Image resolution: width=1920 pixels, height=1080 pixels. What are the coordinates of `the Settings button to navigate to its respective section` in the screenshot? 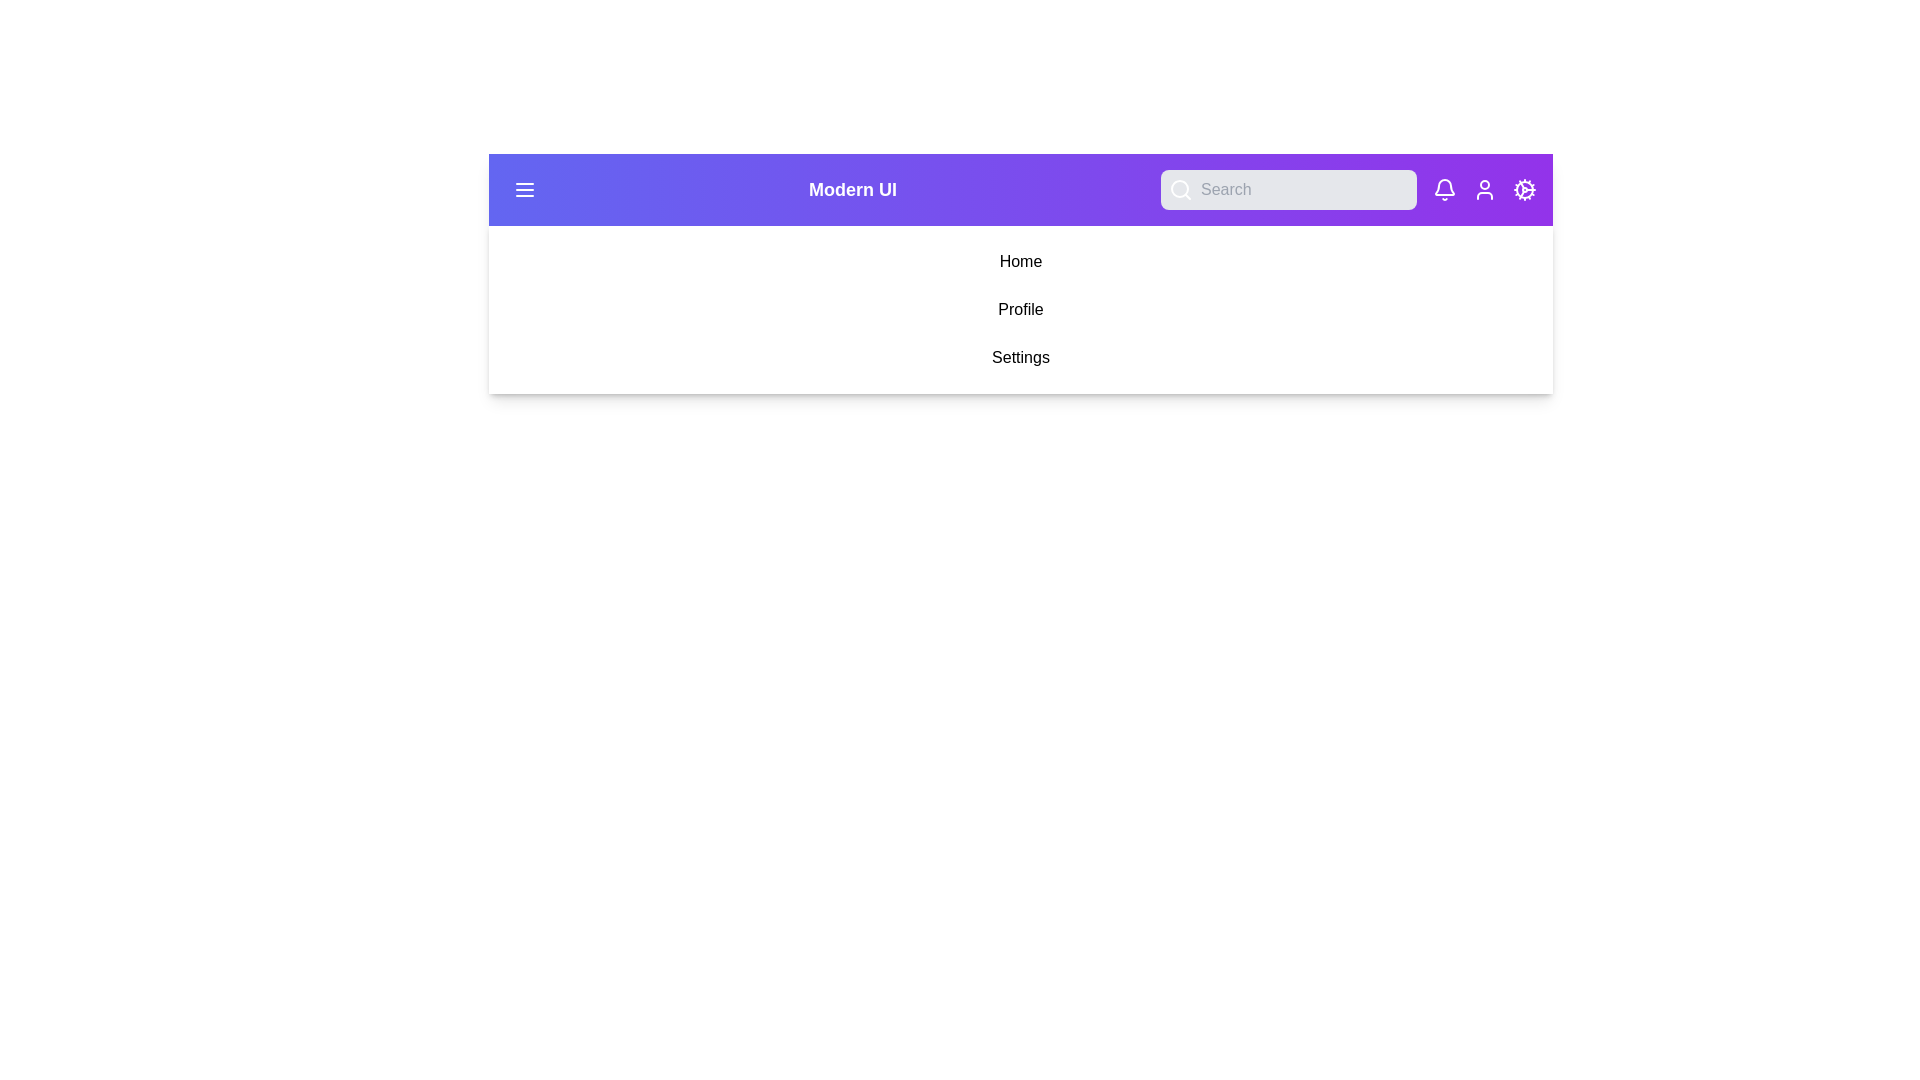 It's located at (1524, 189).